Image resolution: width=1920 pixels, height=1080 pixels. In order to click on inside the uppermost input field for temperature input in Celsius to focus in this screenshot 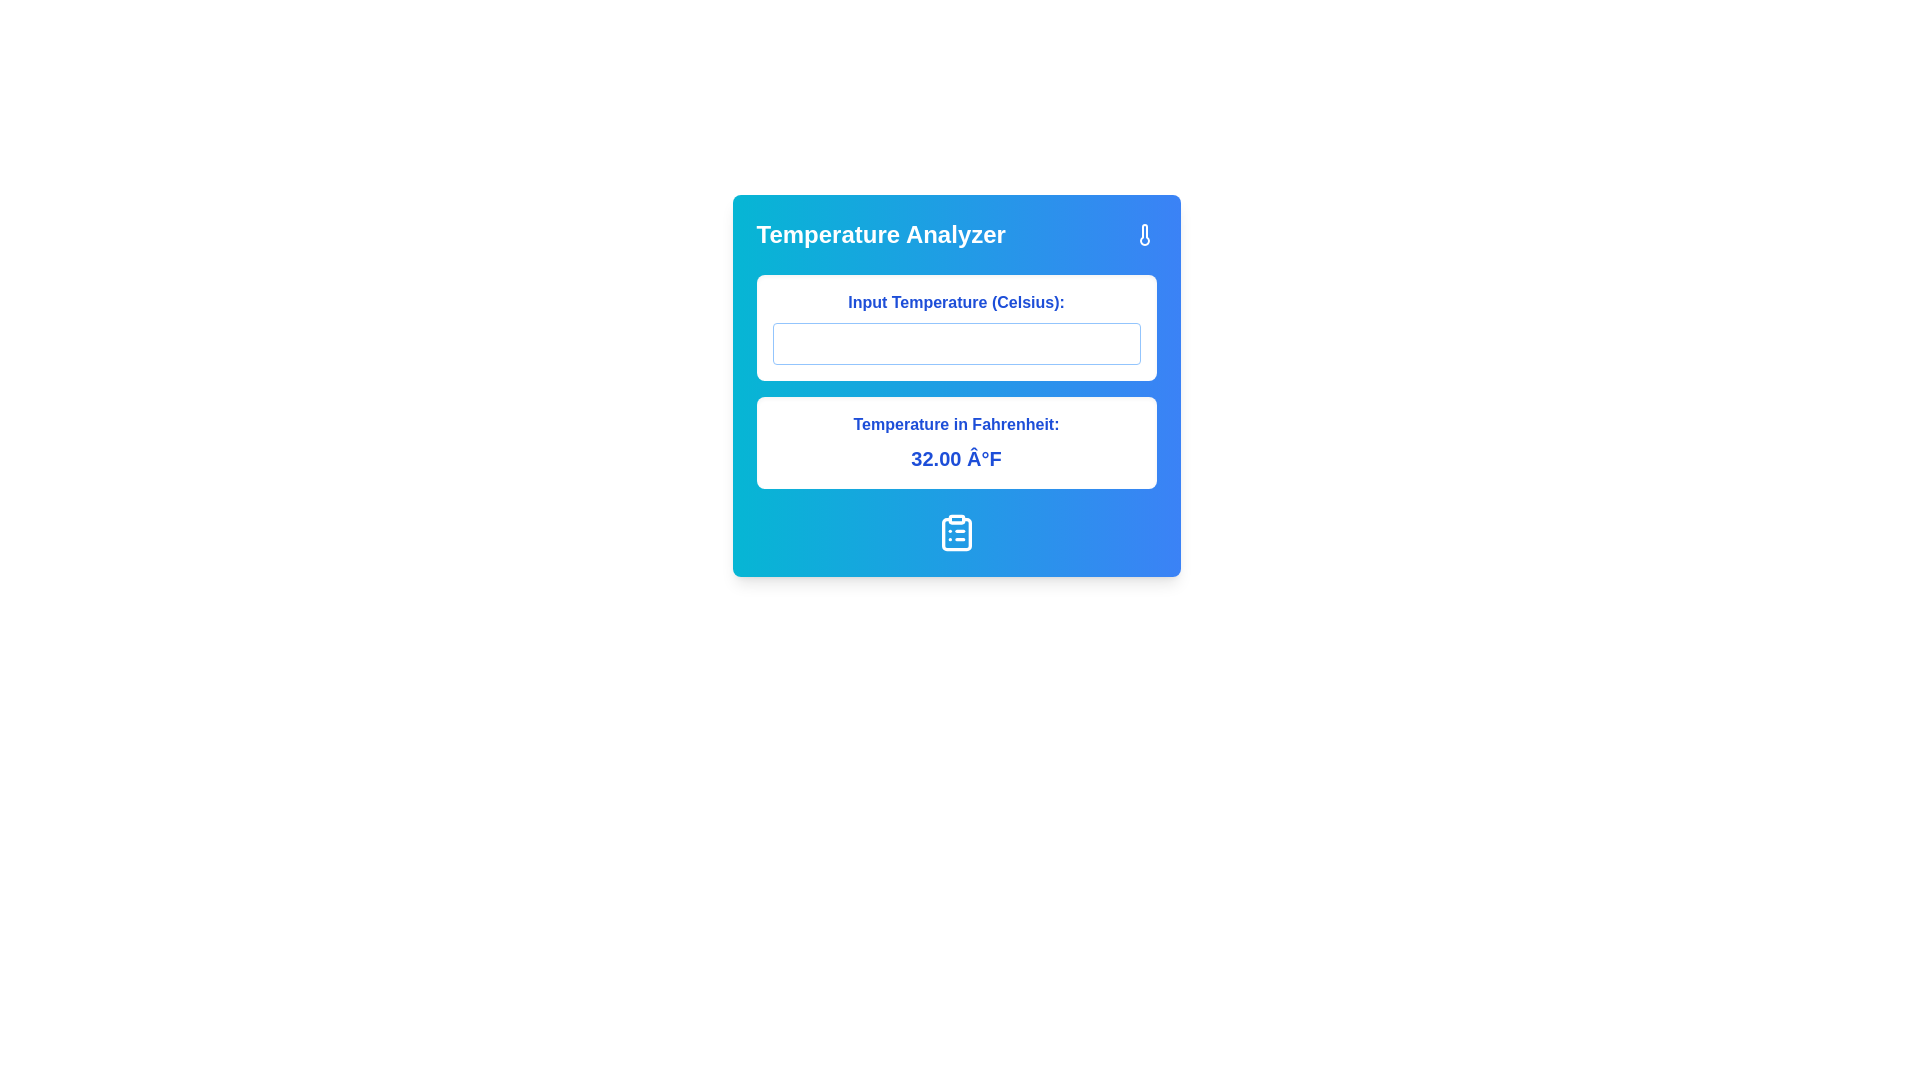, I will do `click(955, 326)`.